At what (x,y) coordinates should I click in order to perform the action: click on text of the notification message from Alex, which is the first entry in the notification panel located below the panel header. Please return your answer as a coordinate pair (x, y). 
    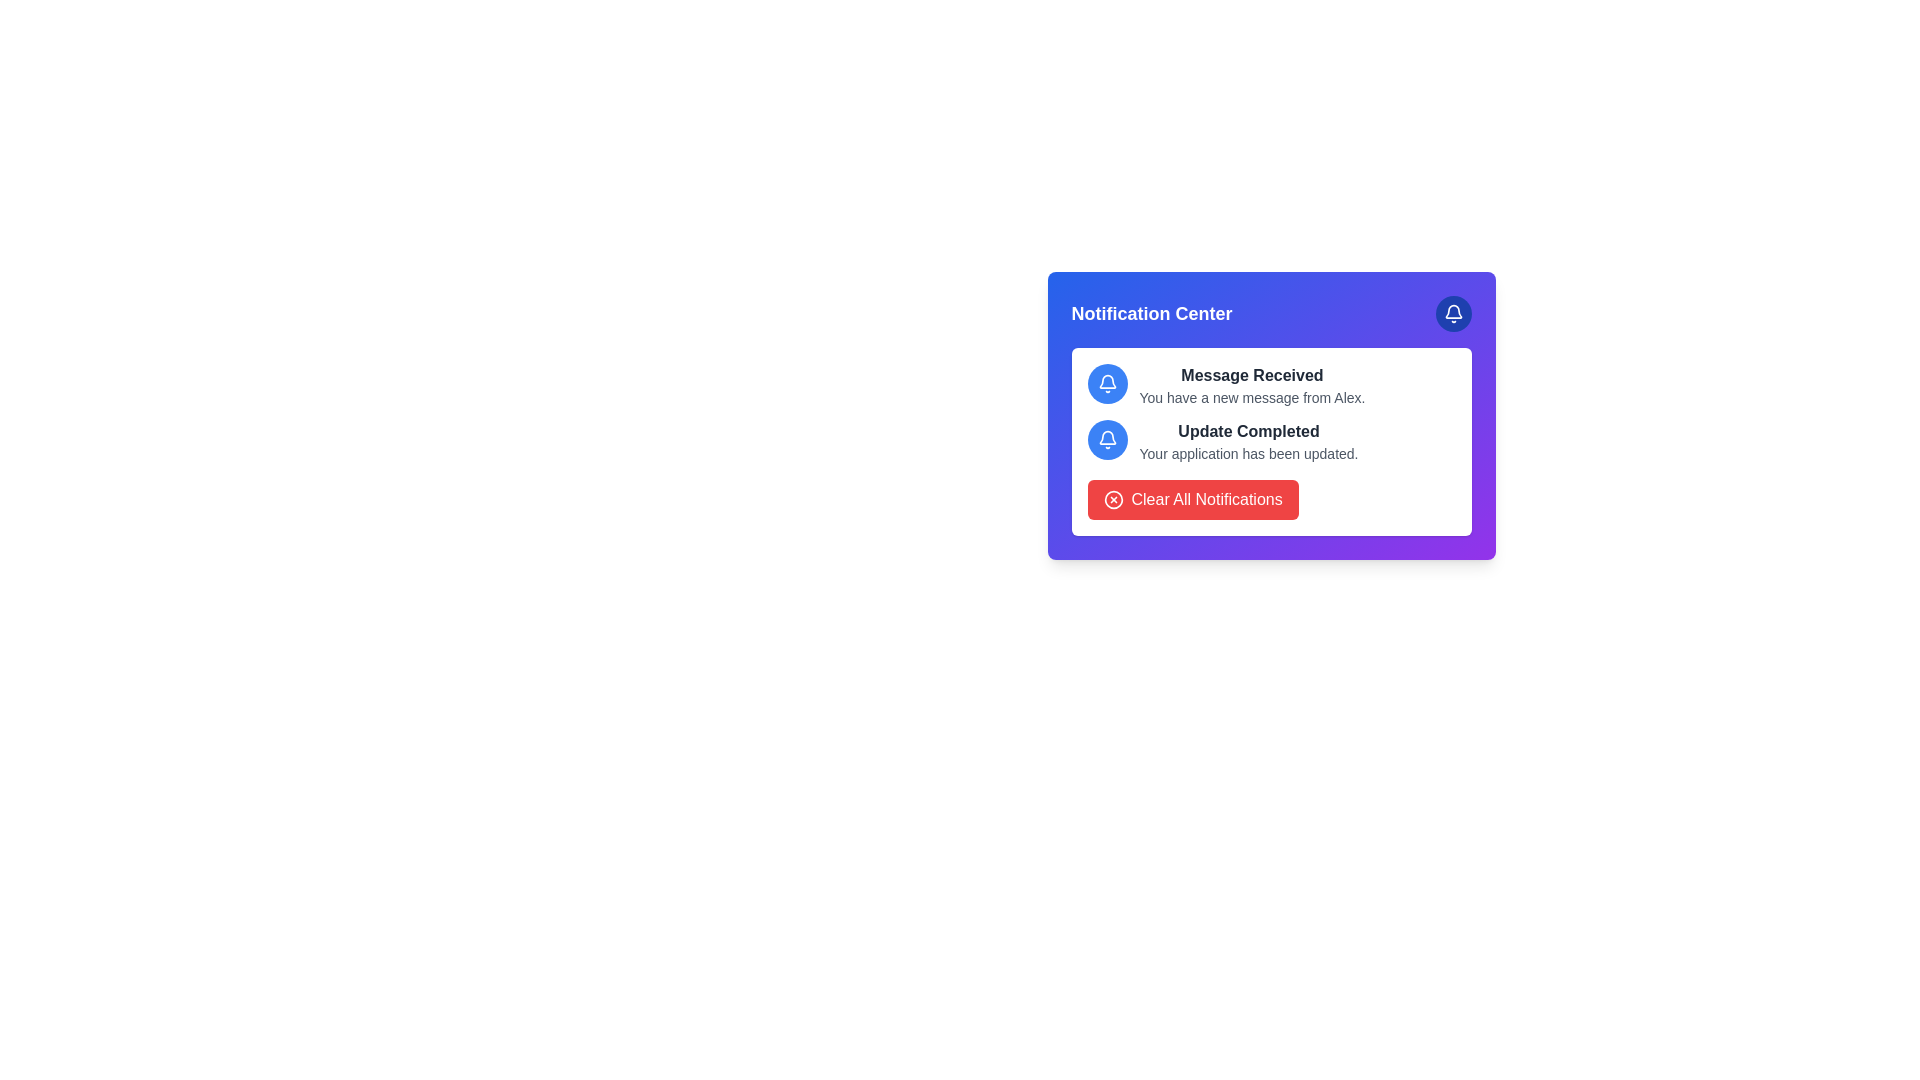
    Looking at the image, I should click on (1251, 385).